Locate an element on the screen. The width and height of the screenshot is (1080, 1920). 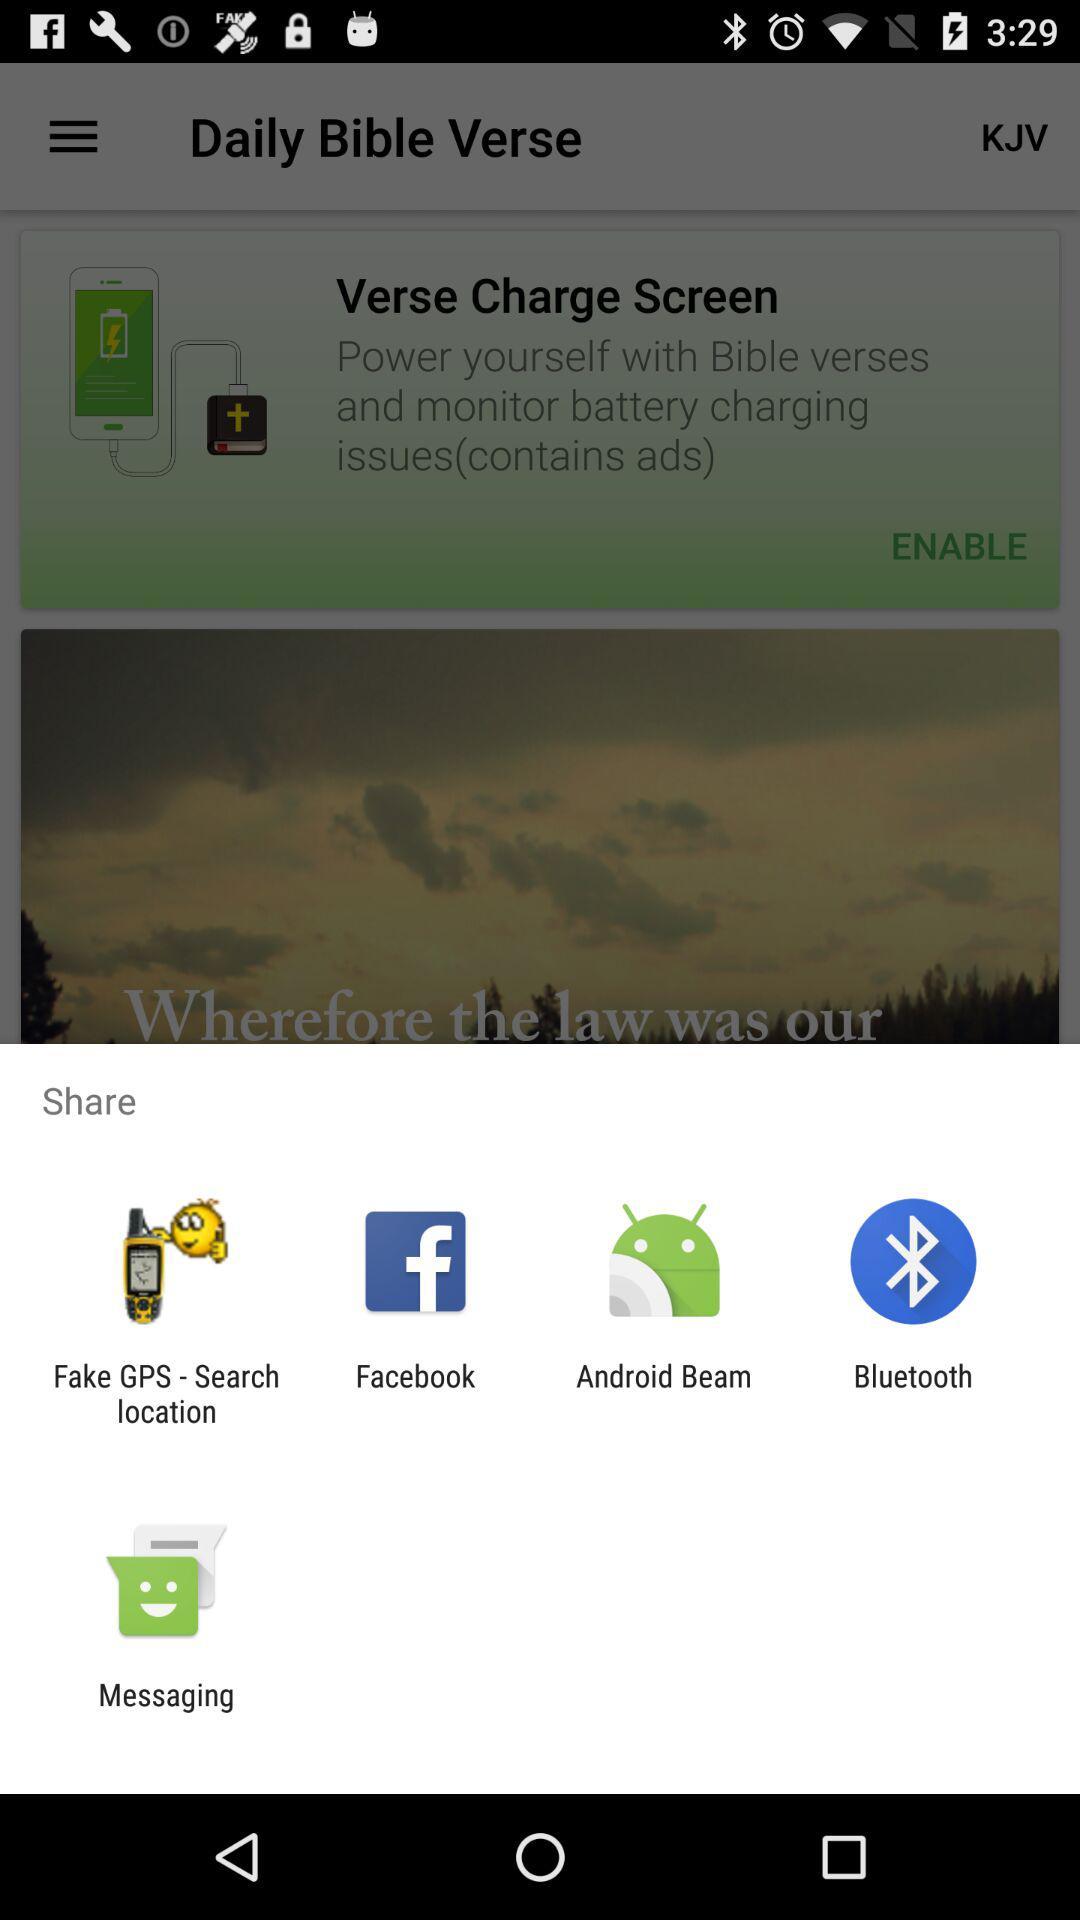
app next to the fake gps search item is located at coordinates (414, 1392).